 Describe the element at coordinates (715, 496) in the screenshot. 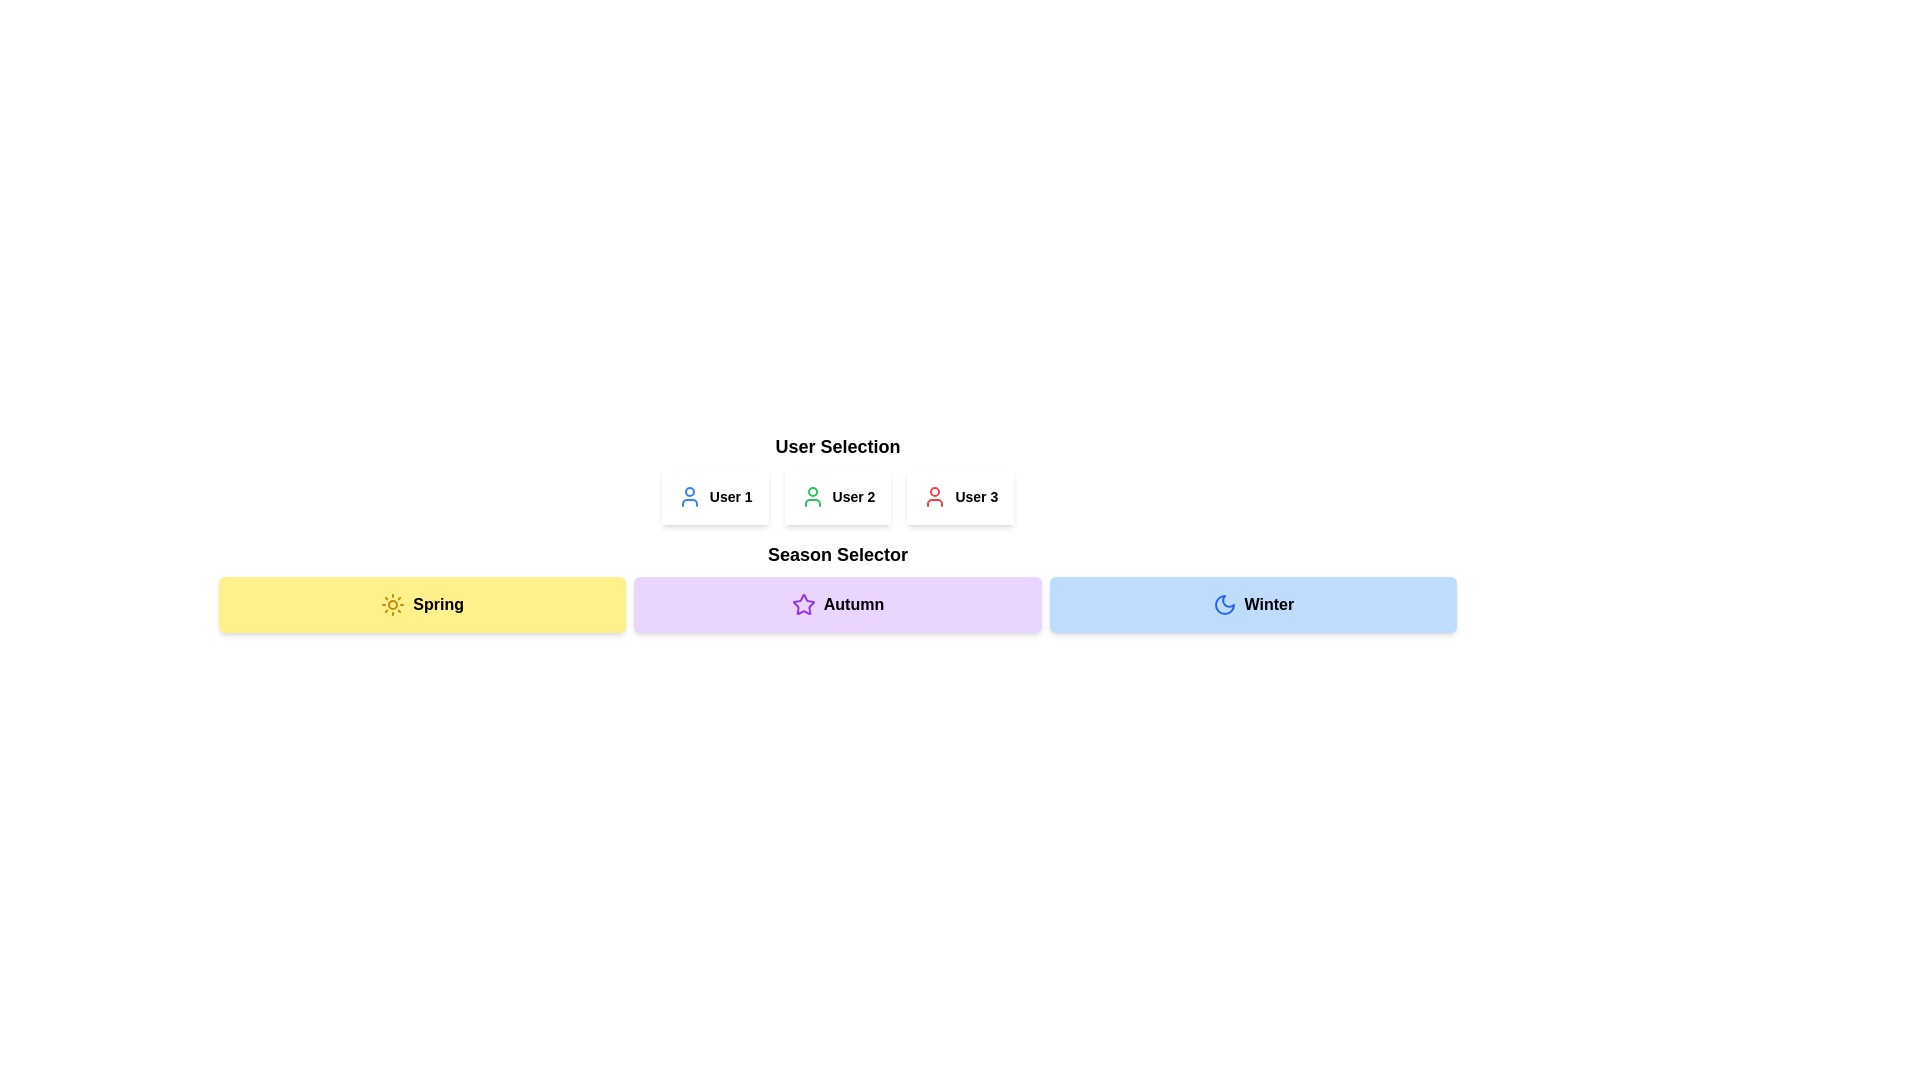

I see `the first Clickable card element representing 'User 1' in the 'User Selection' section` at that location.